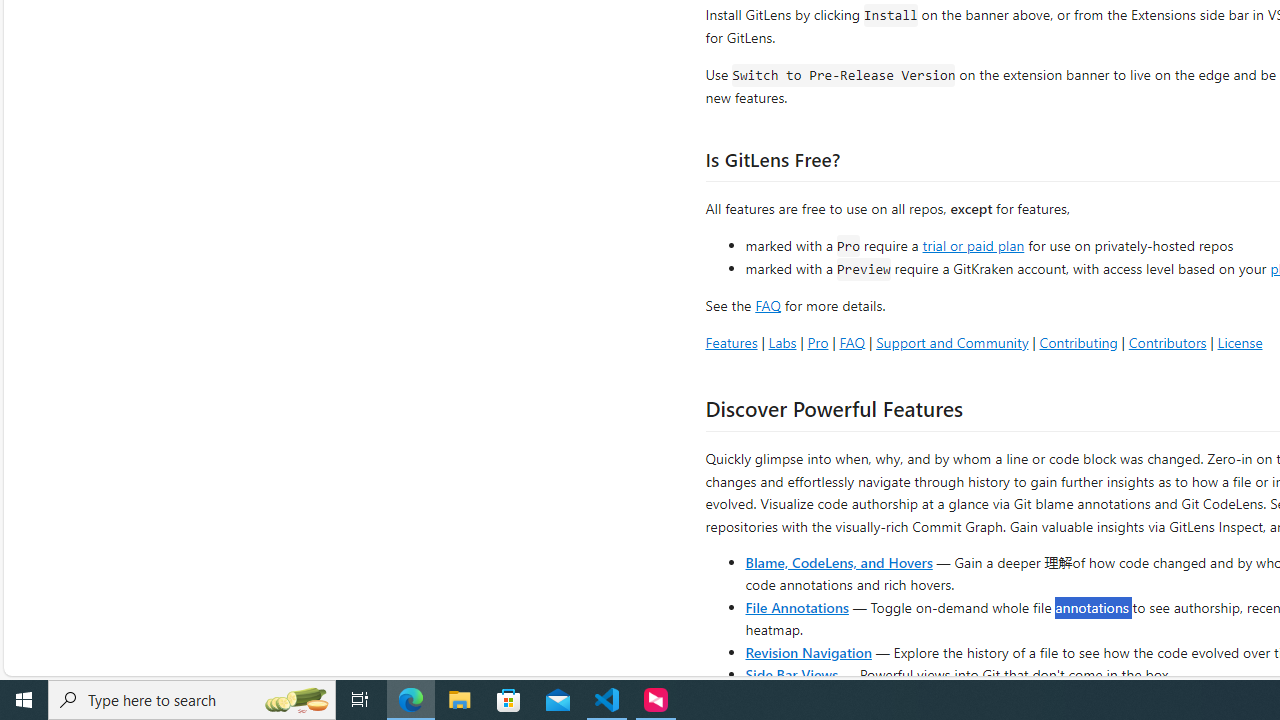 Image resolution: width=1280 pixels, height=720 pixels. What do you see at coordinates (1167, 341) in the screenshot?
I see `'Contributors'` at bounding box center [1167, 341].